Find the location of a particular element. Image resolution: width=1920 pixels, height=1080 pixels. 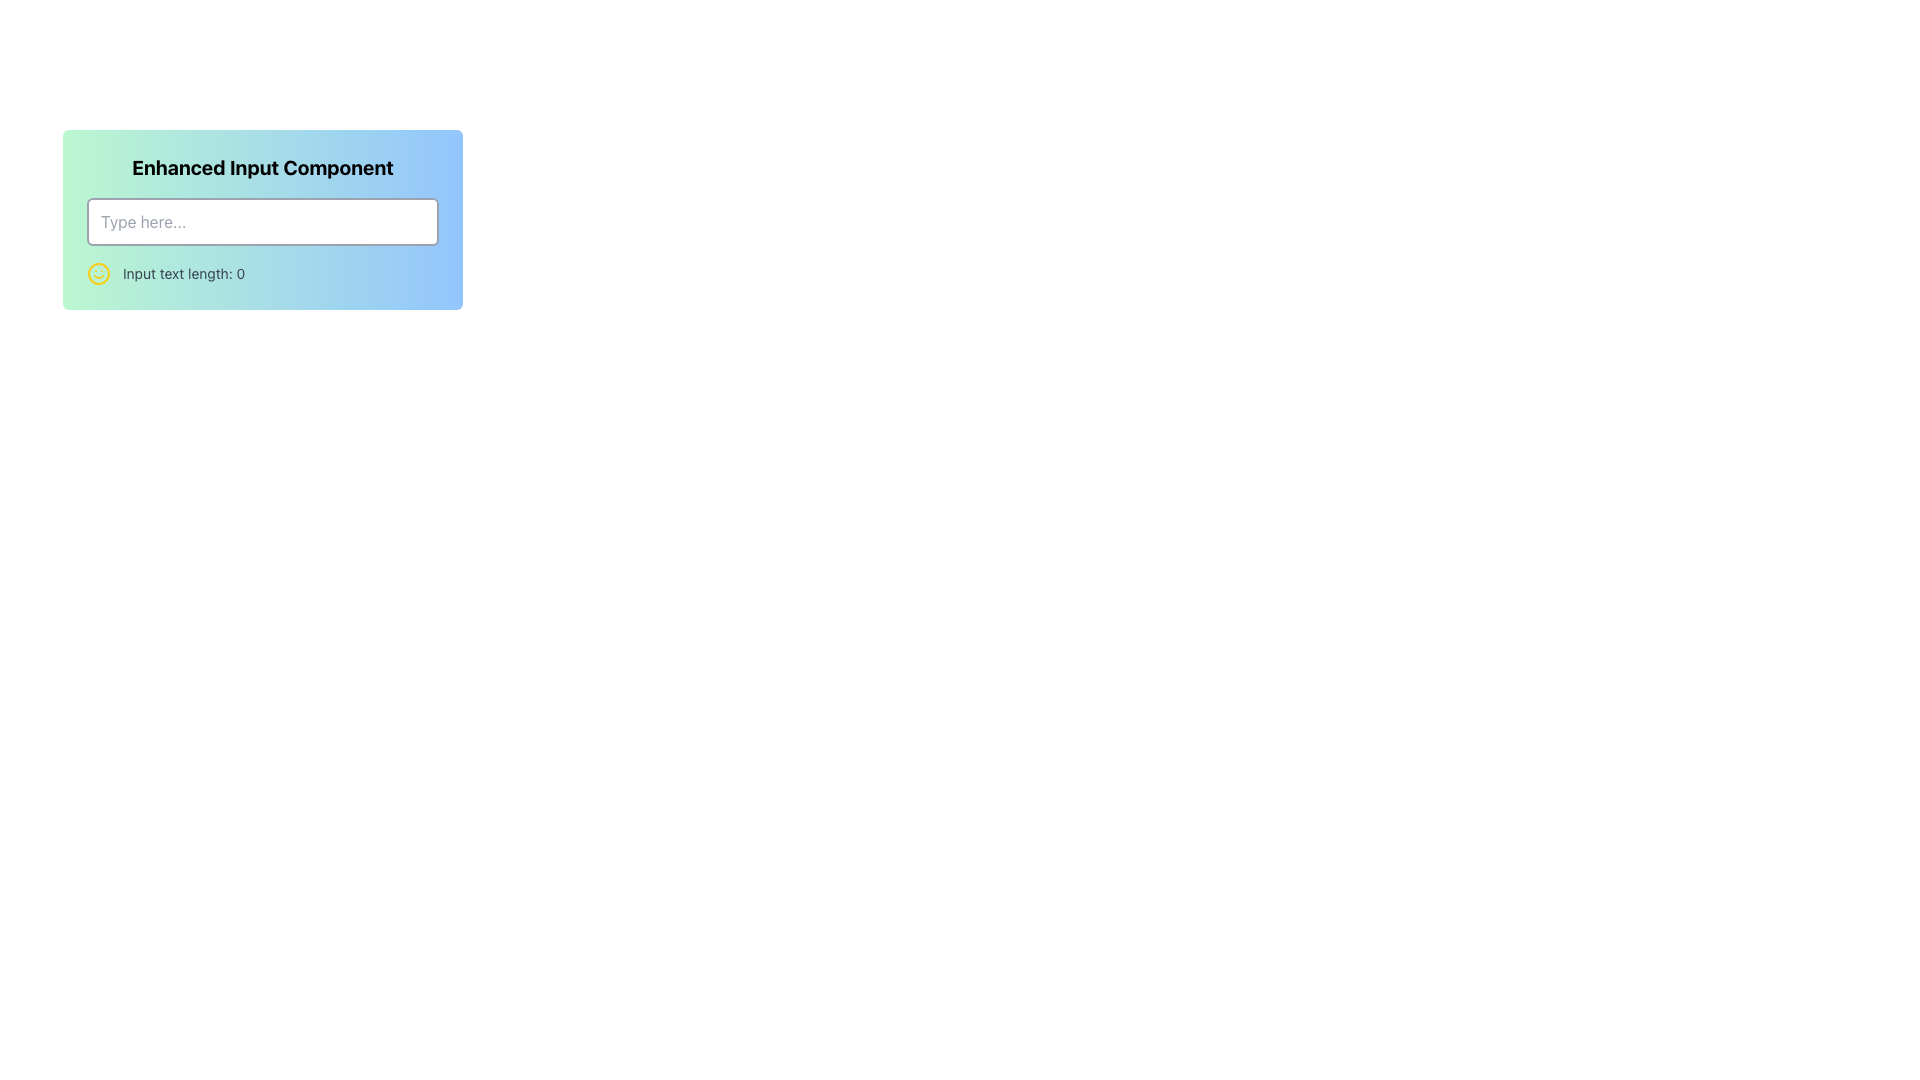

the smiley face icon that represents a positive or neutral status, located at the far-left of a group with a text indicator showing 'Input text length: 0' is located at coordinates (98, 273).